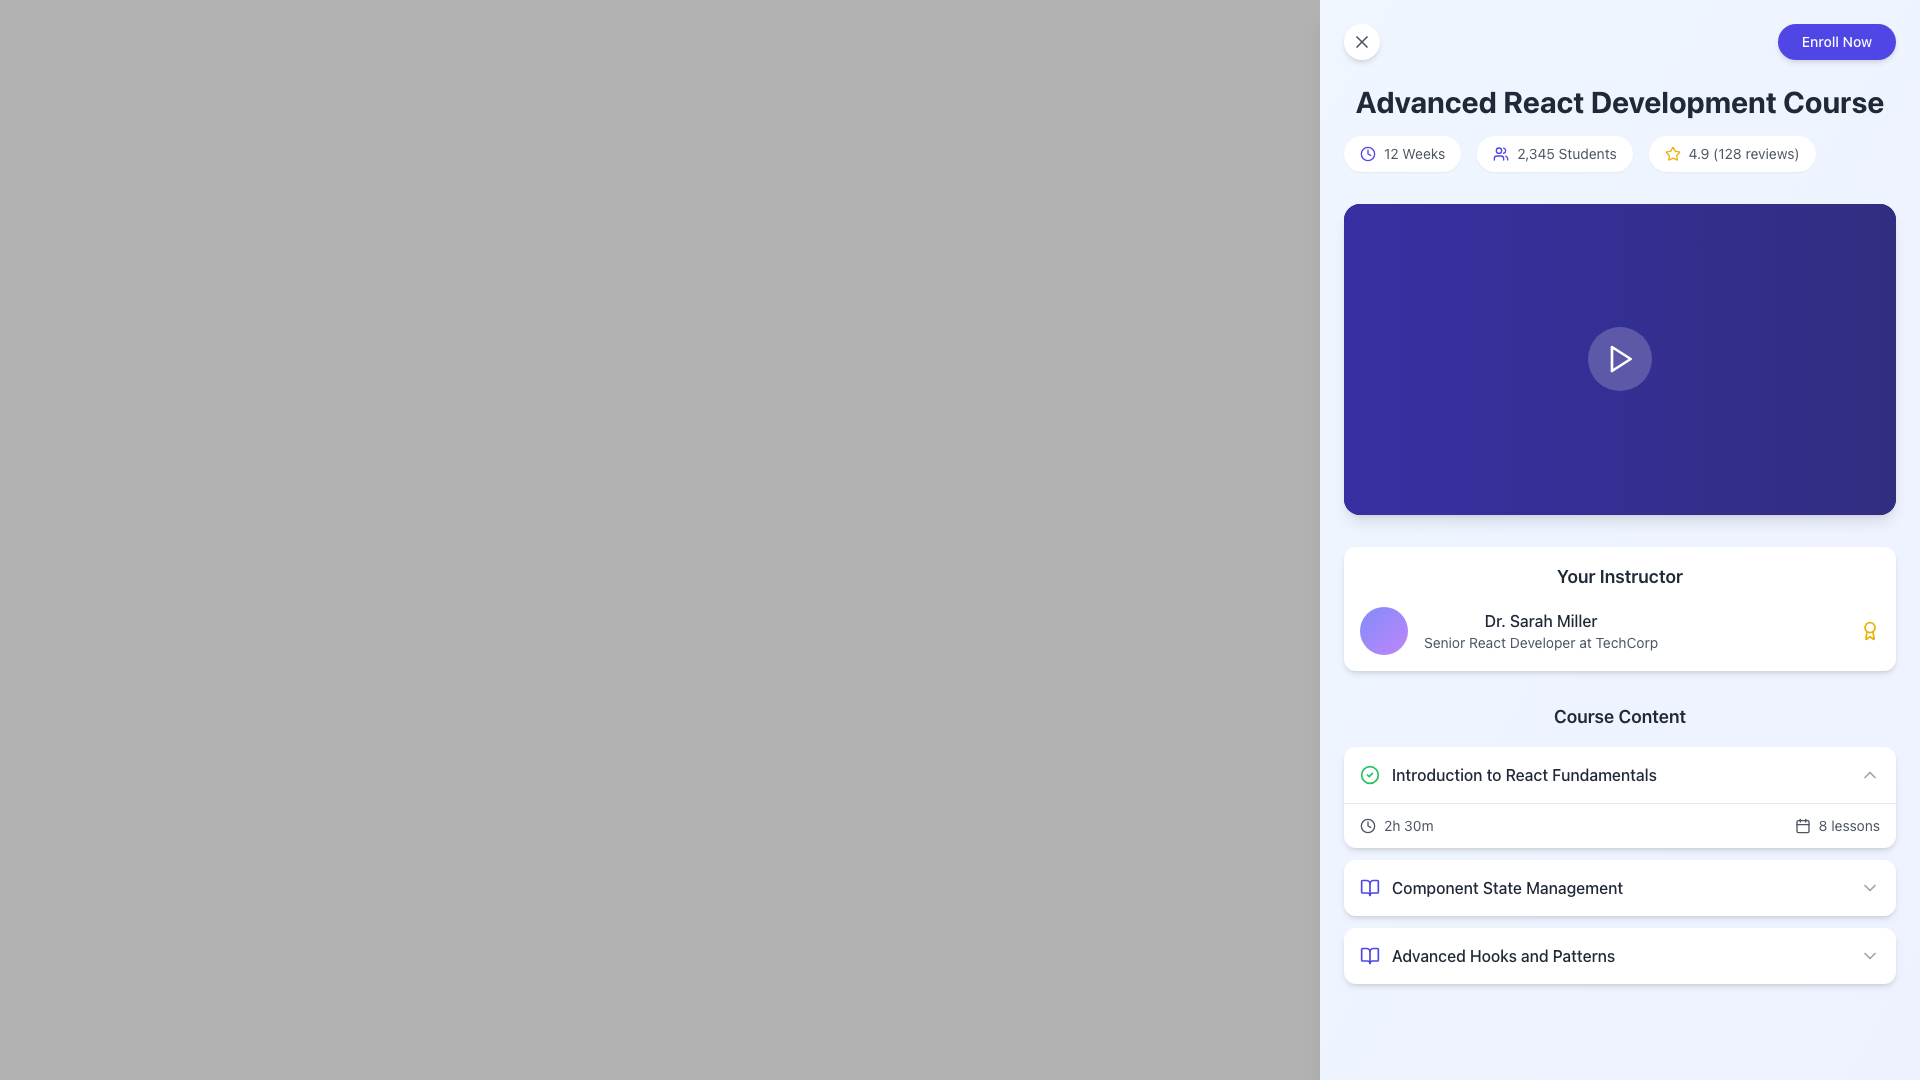  I want to click on the second list item representing the 'Component State Management' module in the 'Course Content' section, so click(1491, 886).